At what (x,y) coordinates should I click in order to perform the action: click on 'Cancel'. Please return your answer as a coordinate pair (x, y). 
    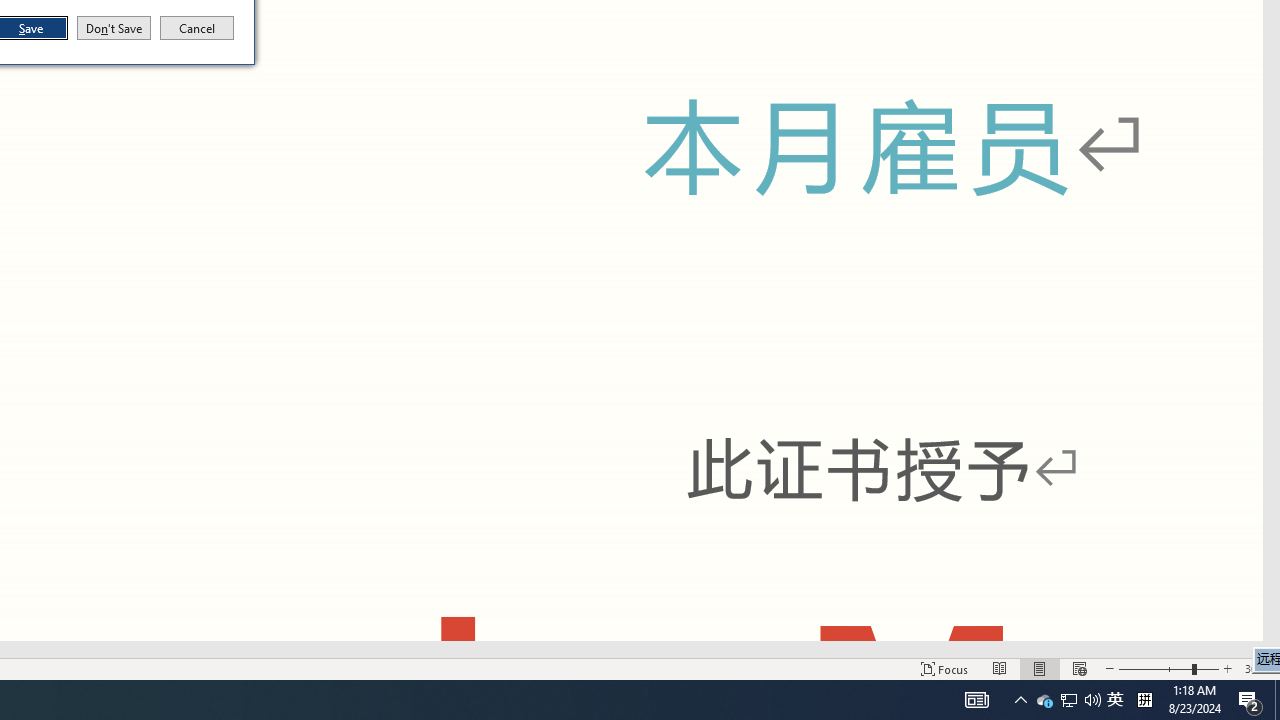
    Looking at the image, I should click on (197, 28).